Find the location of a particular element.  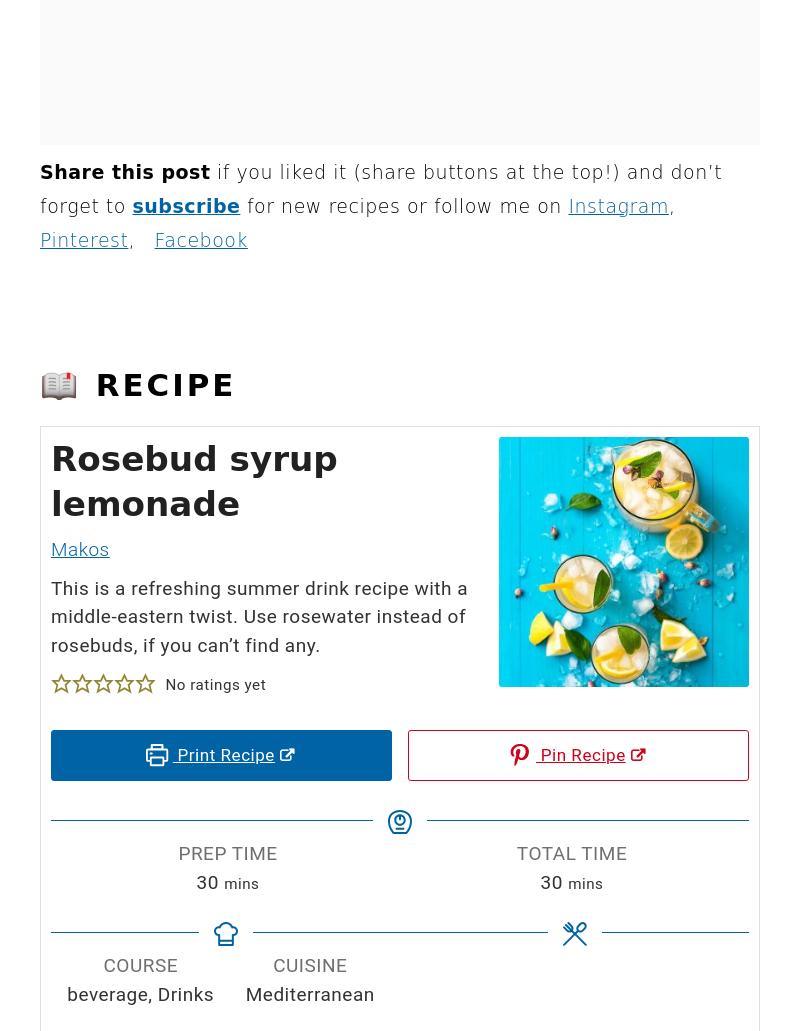

'Cuisine' is located at coordinates (309, 964).